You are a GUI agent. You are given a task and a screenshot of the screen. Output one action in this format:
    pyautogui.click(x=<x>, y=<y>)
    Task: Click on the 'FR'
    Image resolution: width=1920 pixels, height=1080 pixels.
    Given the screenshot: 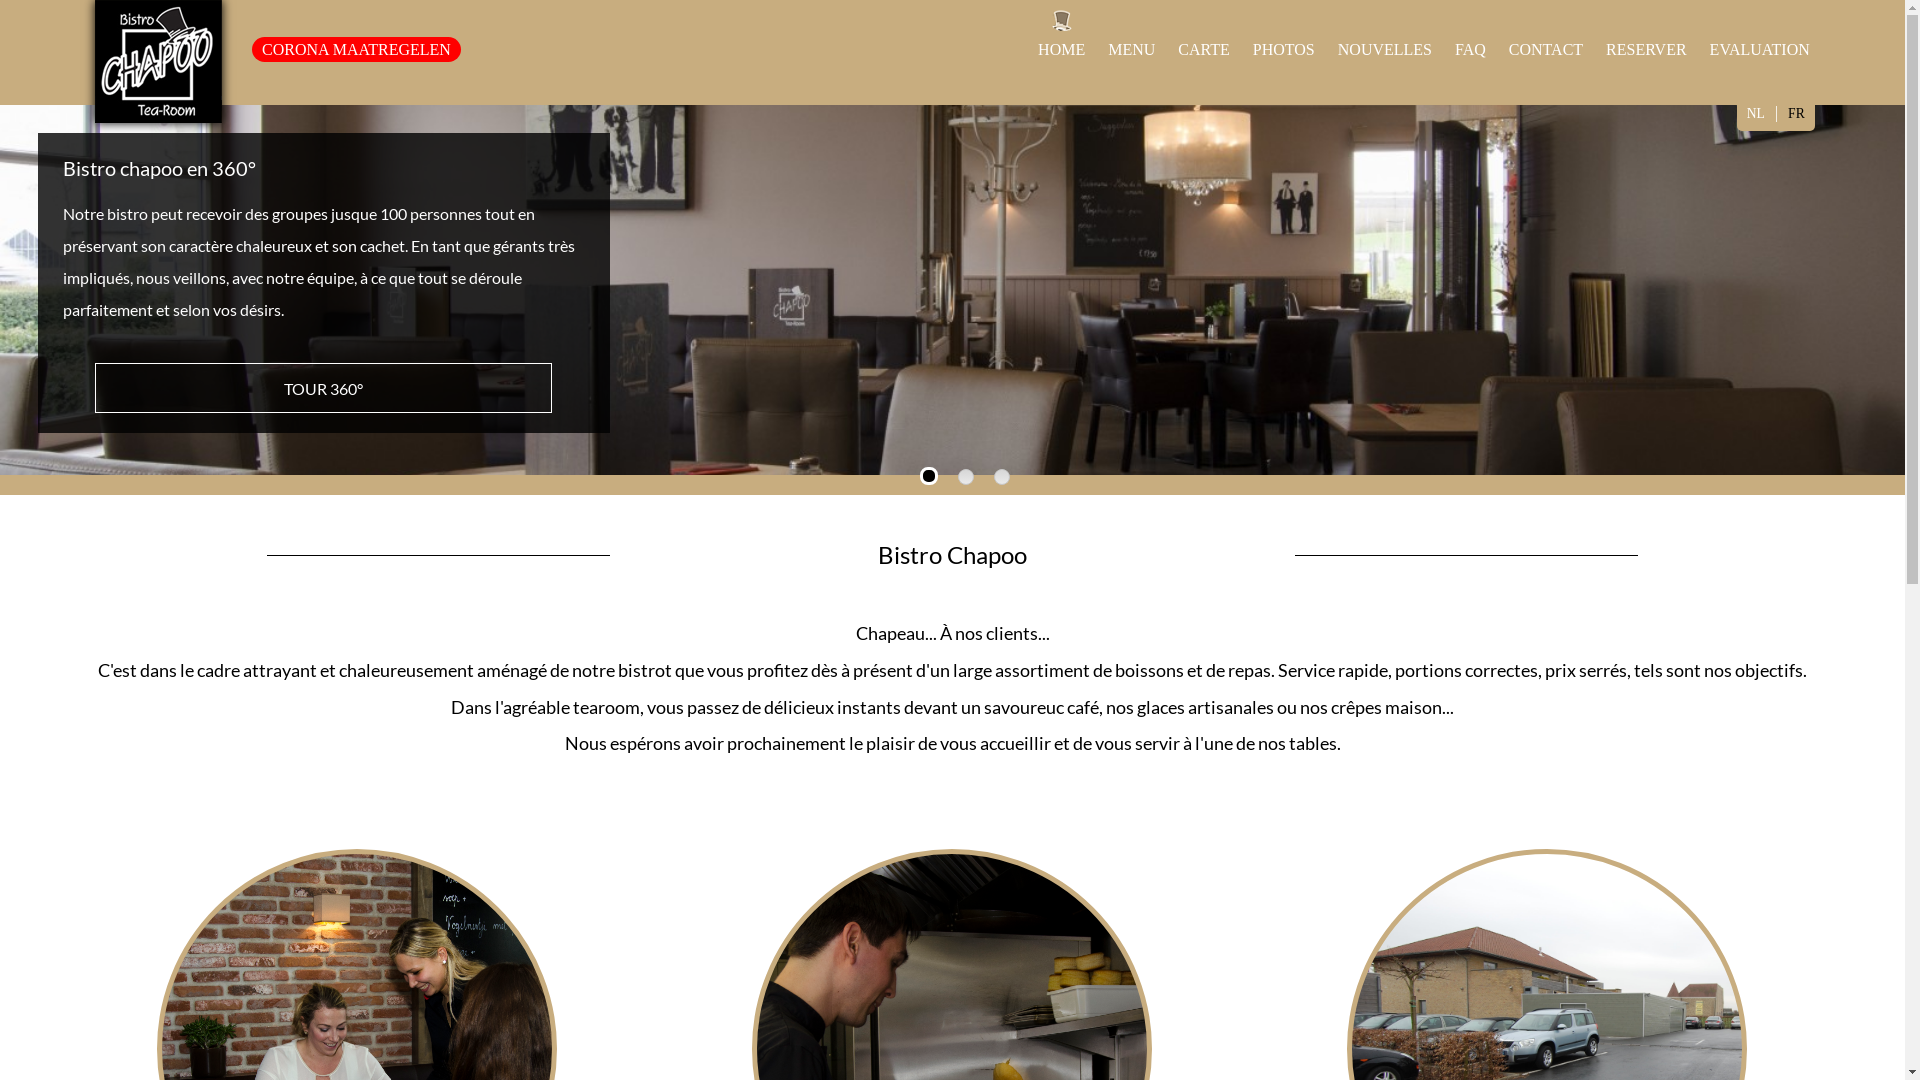 What is the action you would take?
    pyautogui.click(x=1796, y=113)
    